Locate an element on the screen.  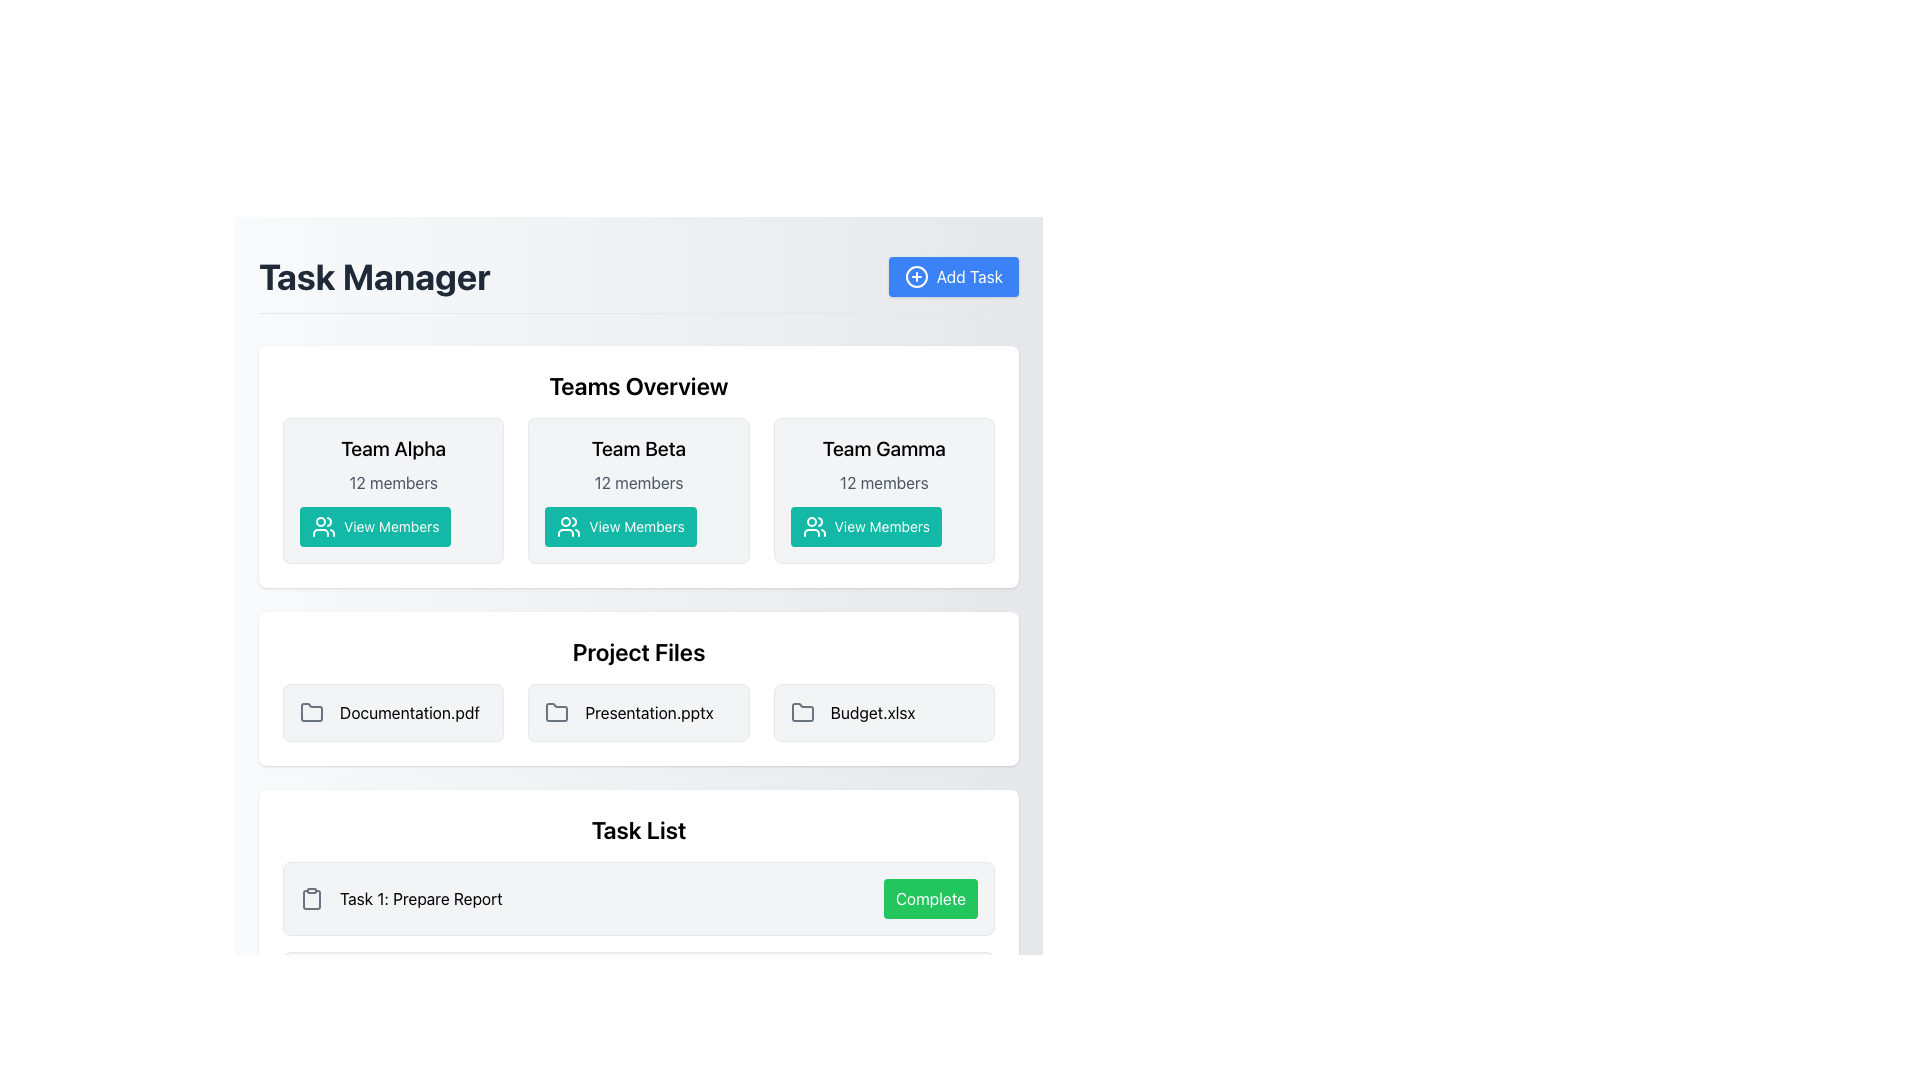
the text label displaying 'Documentation.pdf' in the 'Project Files' section to interact with it is located at coordinates (408, 712).